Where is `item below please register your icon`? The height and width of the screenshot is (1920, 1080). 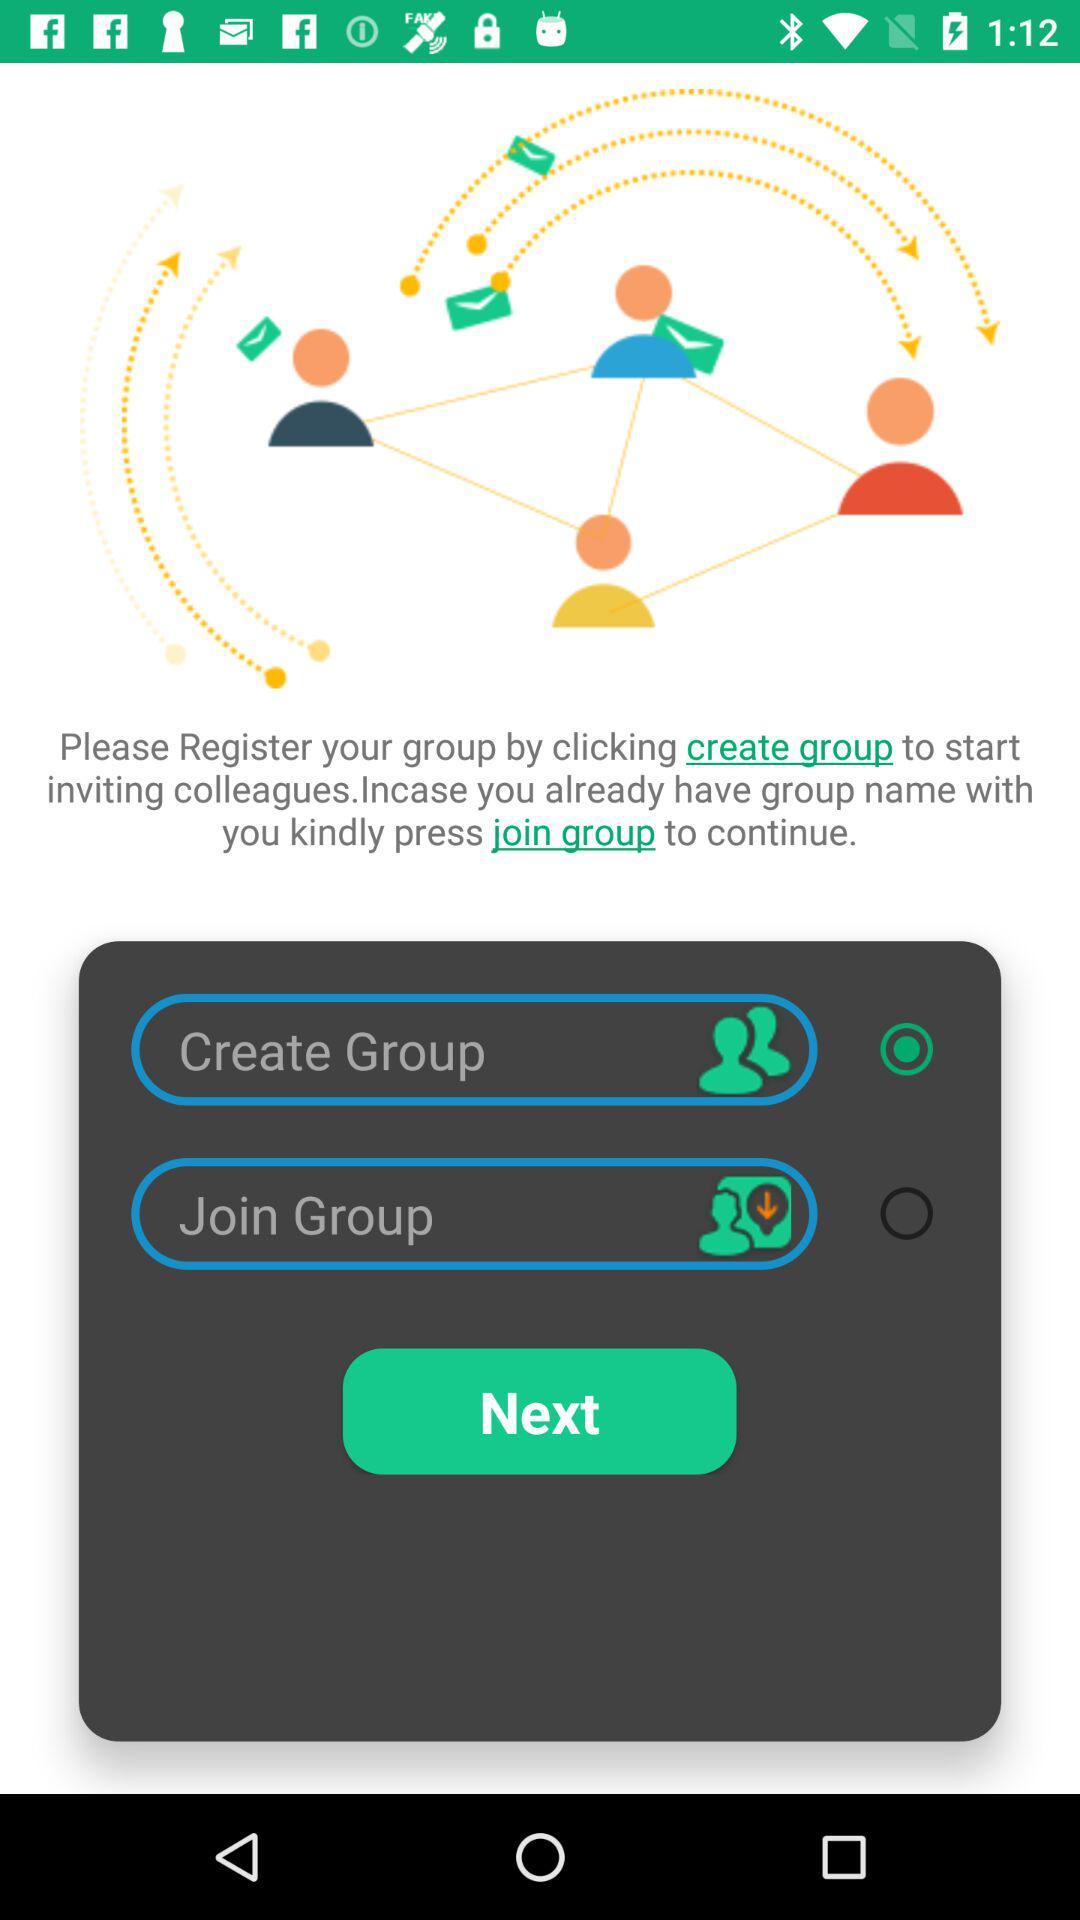
item below please register your icon is located at coordinates (906, 1048).